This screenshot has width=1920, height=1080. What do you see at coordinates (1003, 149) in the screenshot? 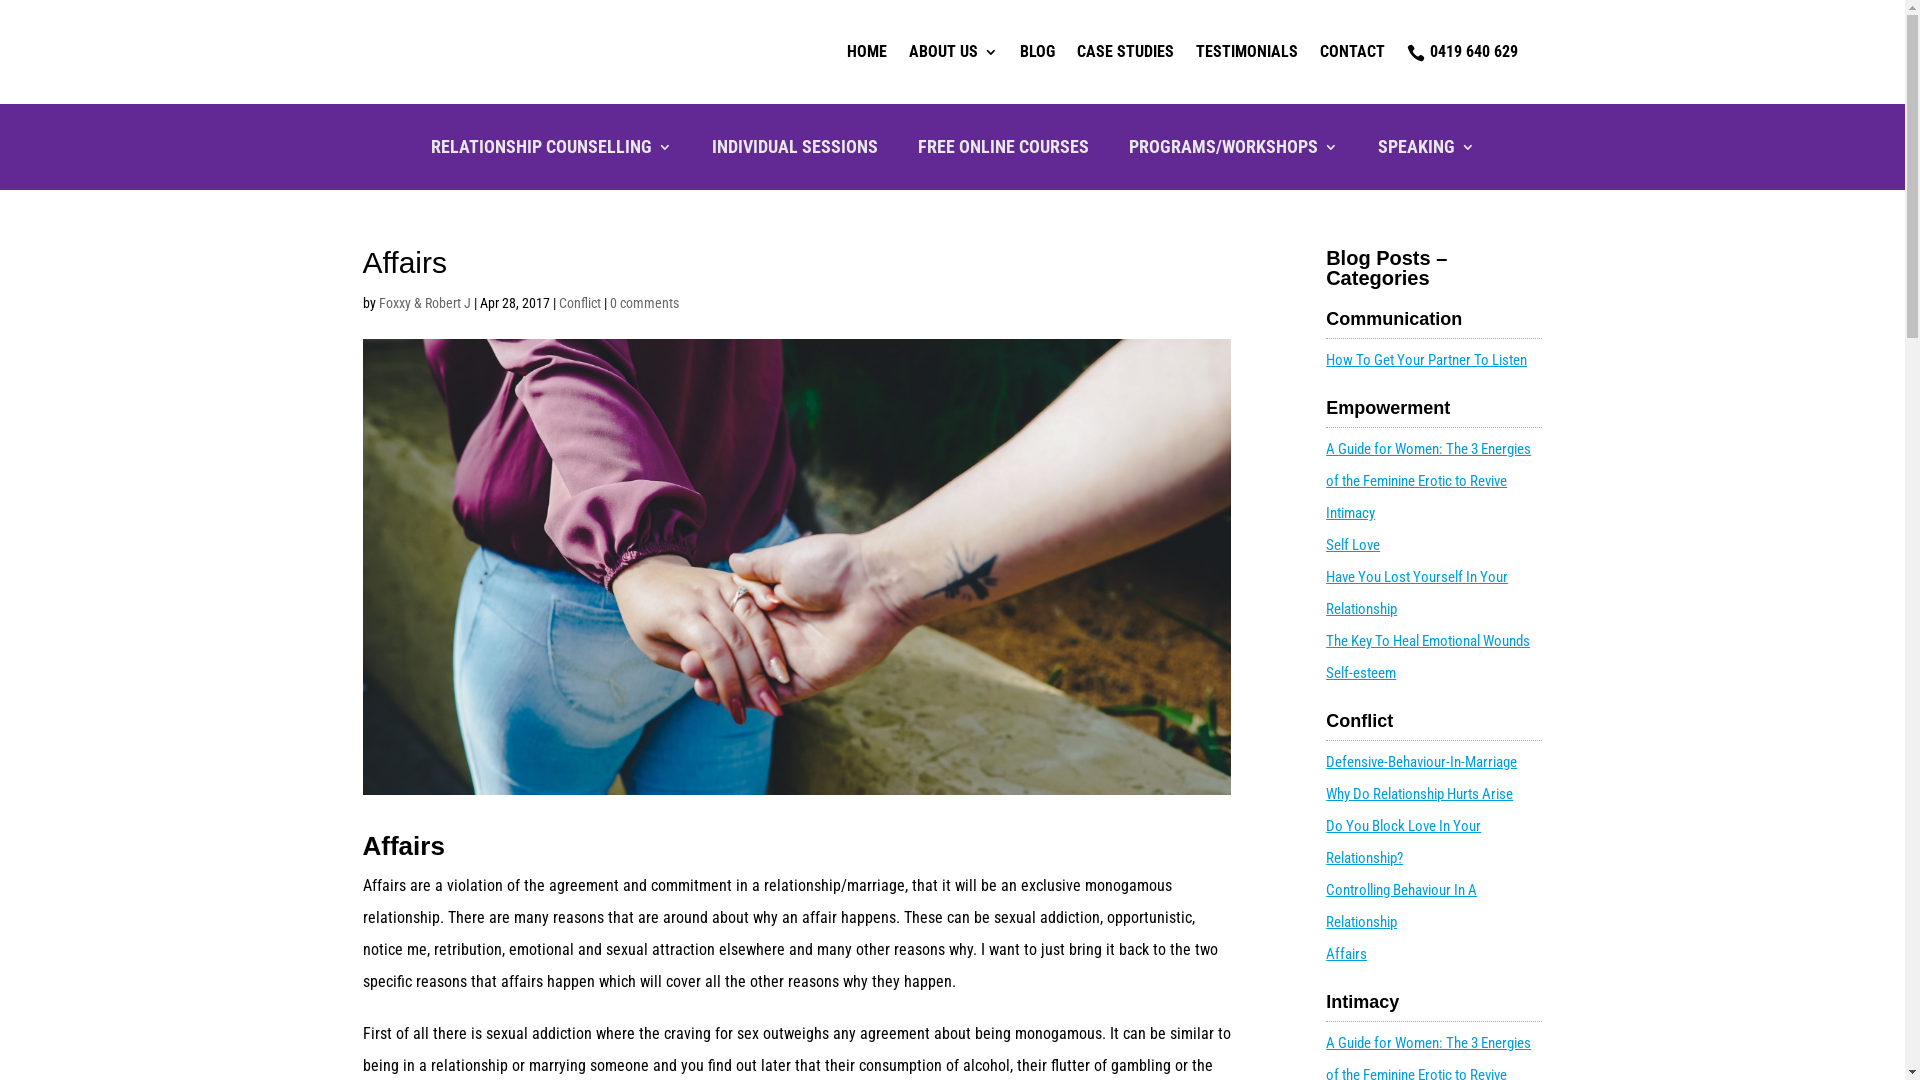
I see `'FREE ONLINE COURSES'` at bounding box center [1003, 149].